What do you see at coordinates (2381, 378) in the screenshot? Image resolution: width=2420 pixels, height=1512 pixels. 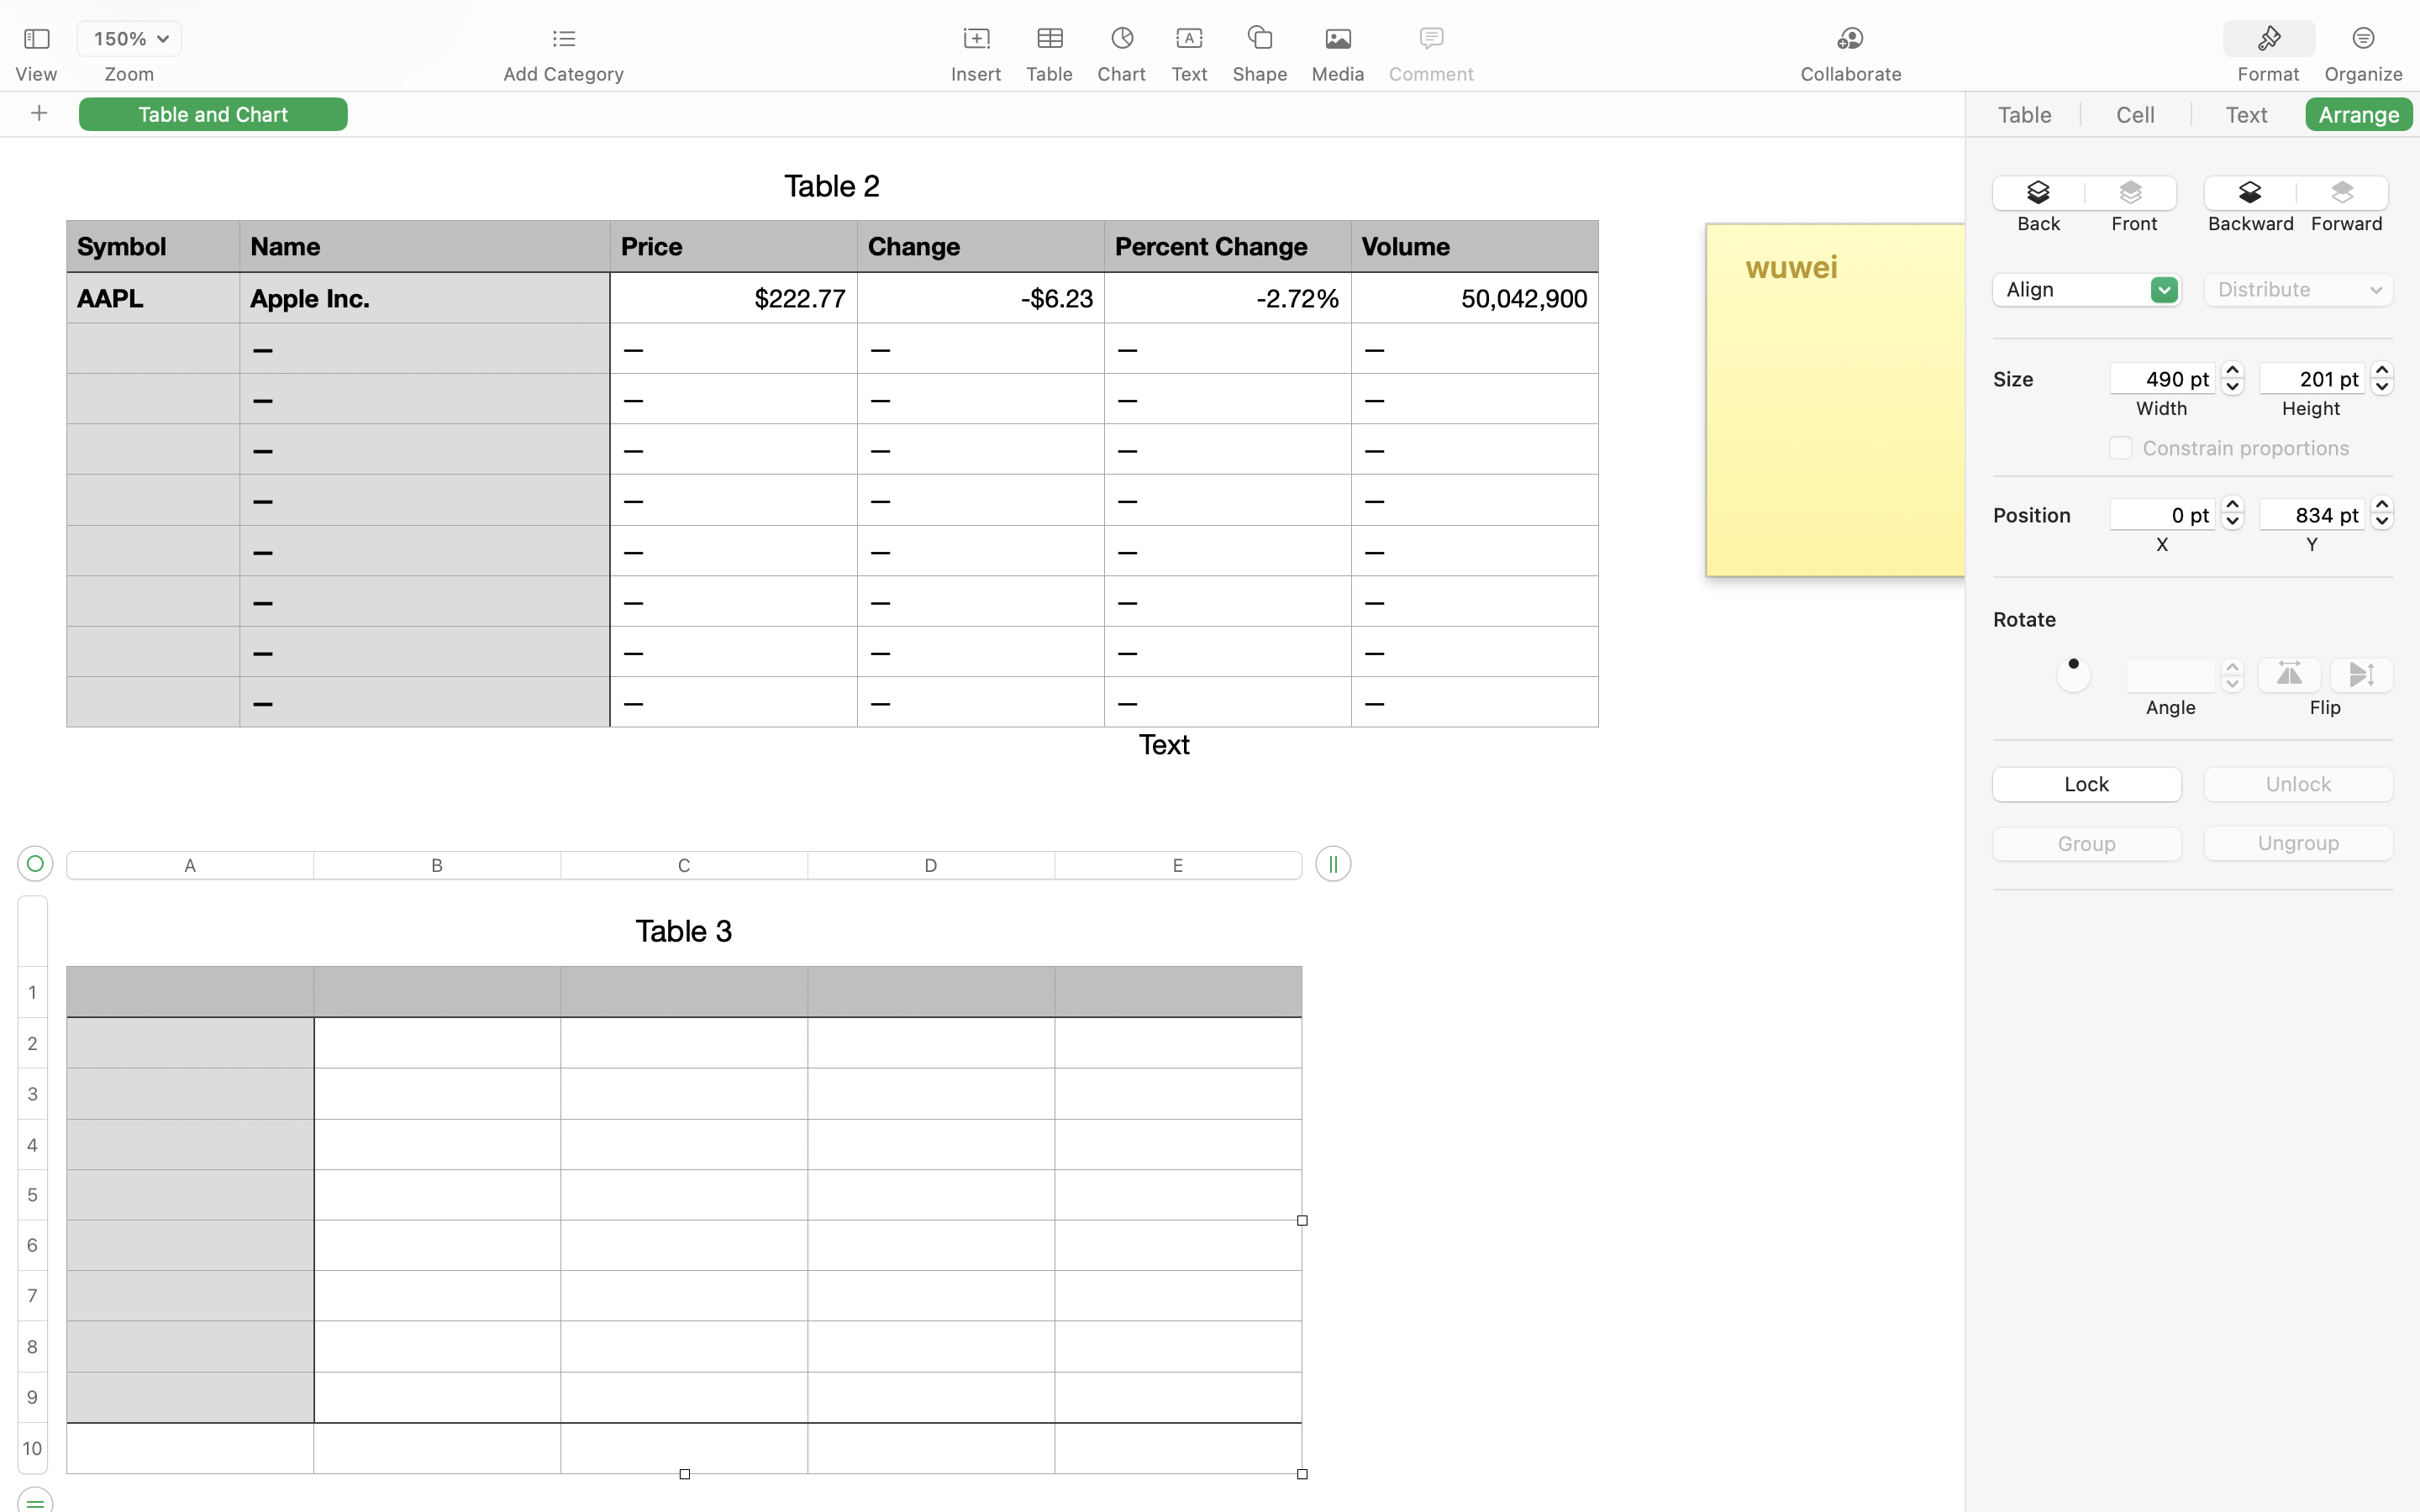 I see `'201.47987055778503'` at bounding box center [2381, 378].